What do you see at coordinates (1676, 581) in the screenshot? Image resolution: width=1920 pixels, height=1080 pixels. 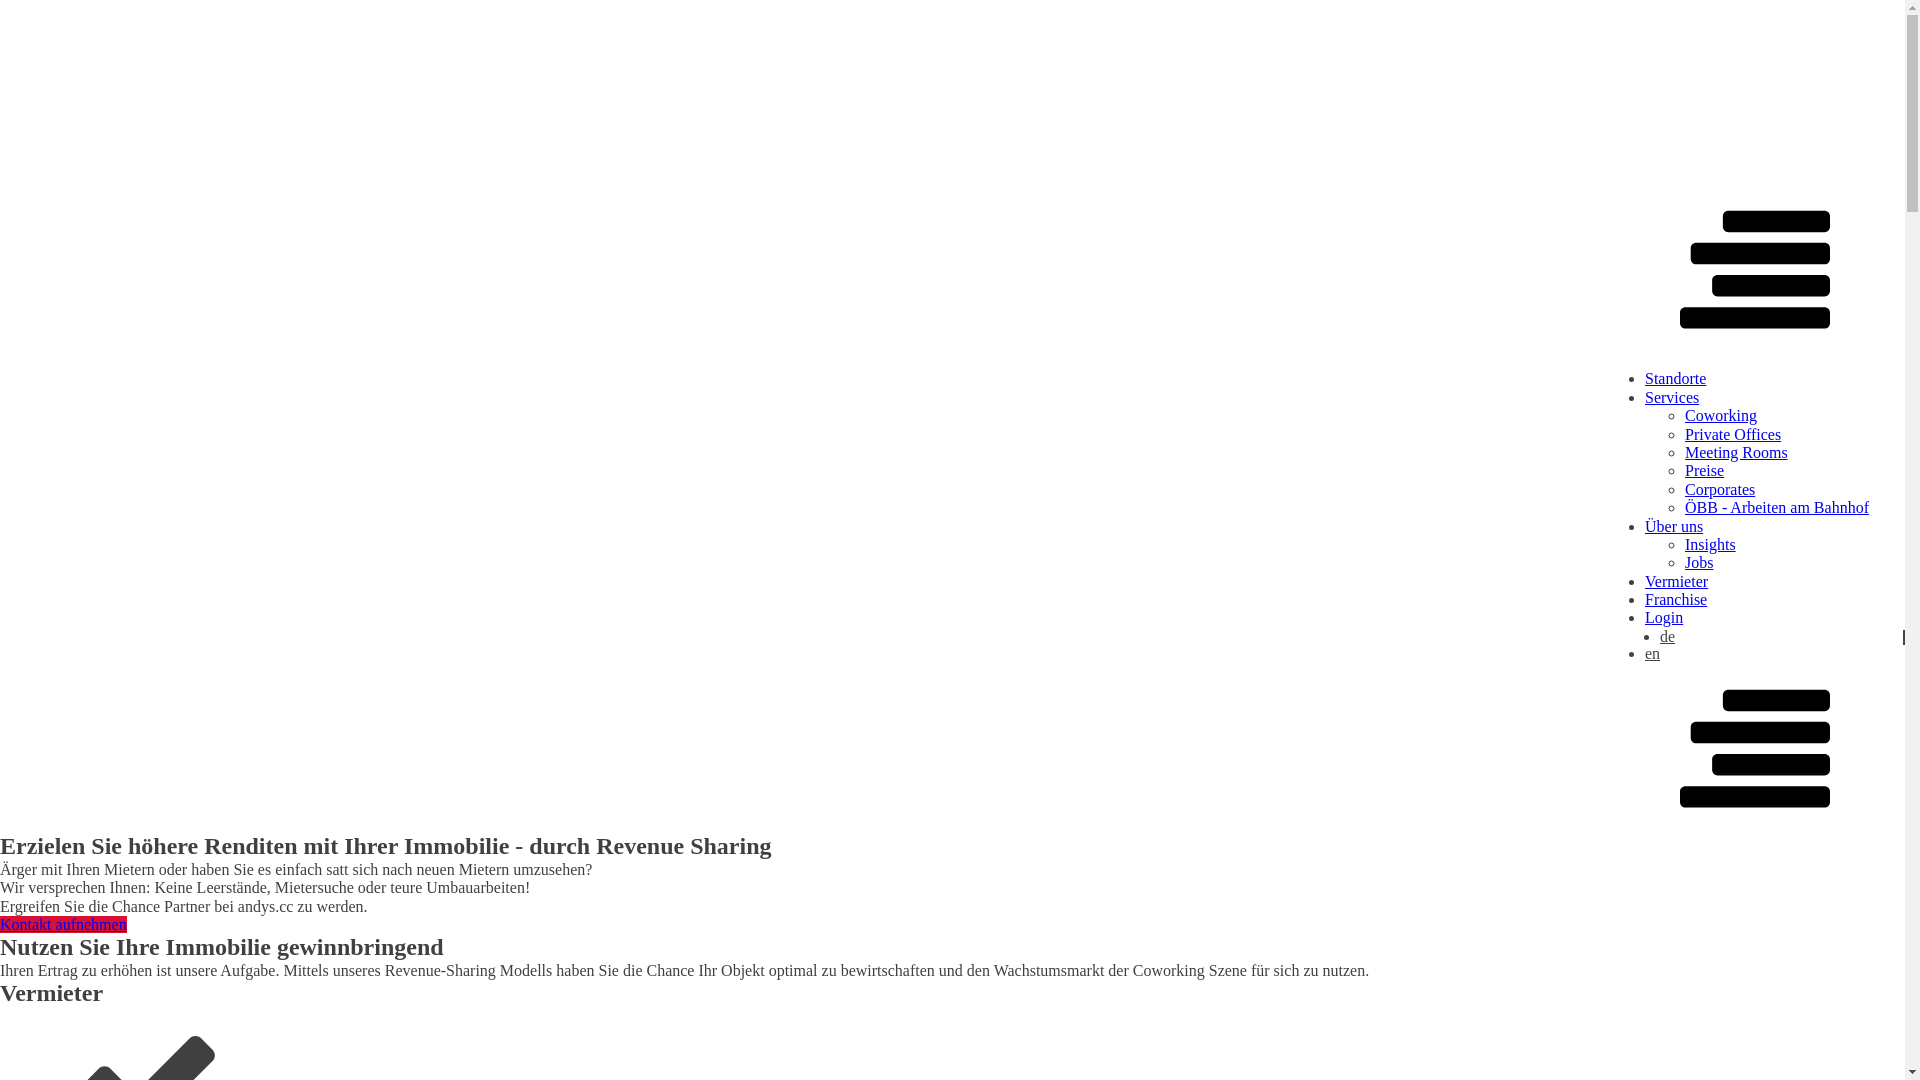 I see `'Vermieter'` at bounding box center [1676, 581].